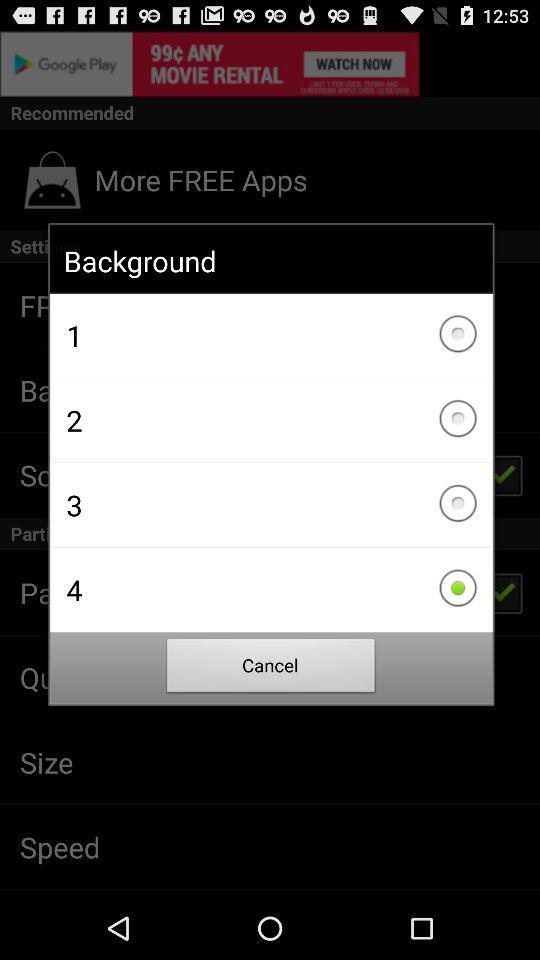 The height and width of the screenshot is (960, 540). I want to click on cancel item, so click(270, 668).